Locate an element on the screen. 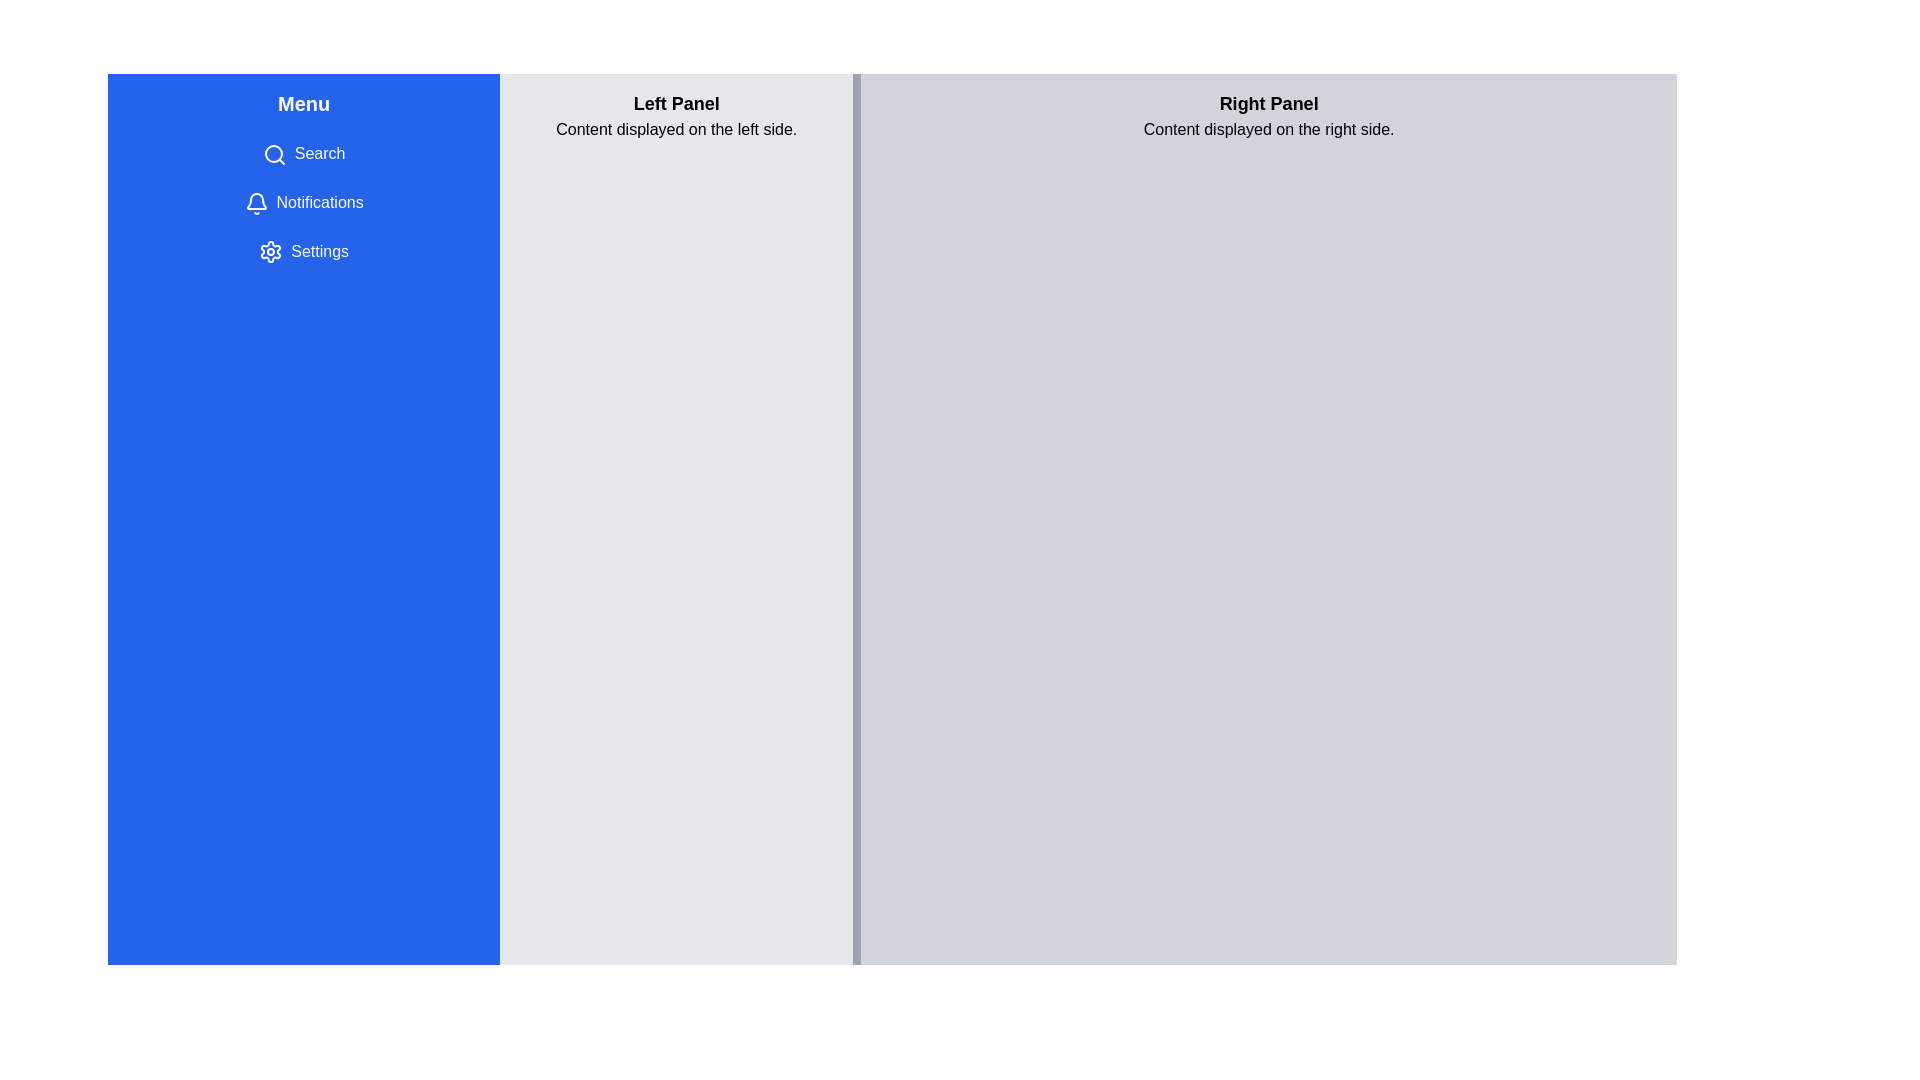 The image size is (1920, 1080). the search icon located at the top of the sidebar menu to initiate the search functionality is located at coordinates (273, 153).